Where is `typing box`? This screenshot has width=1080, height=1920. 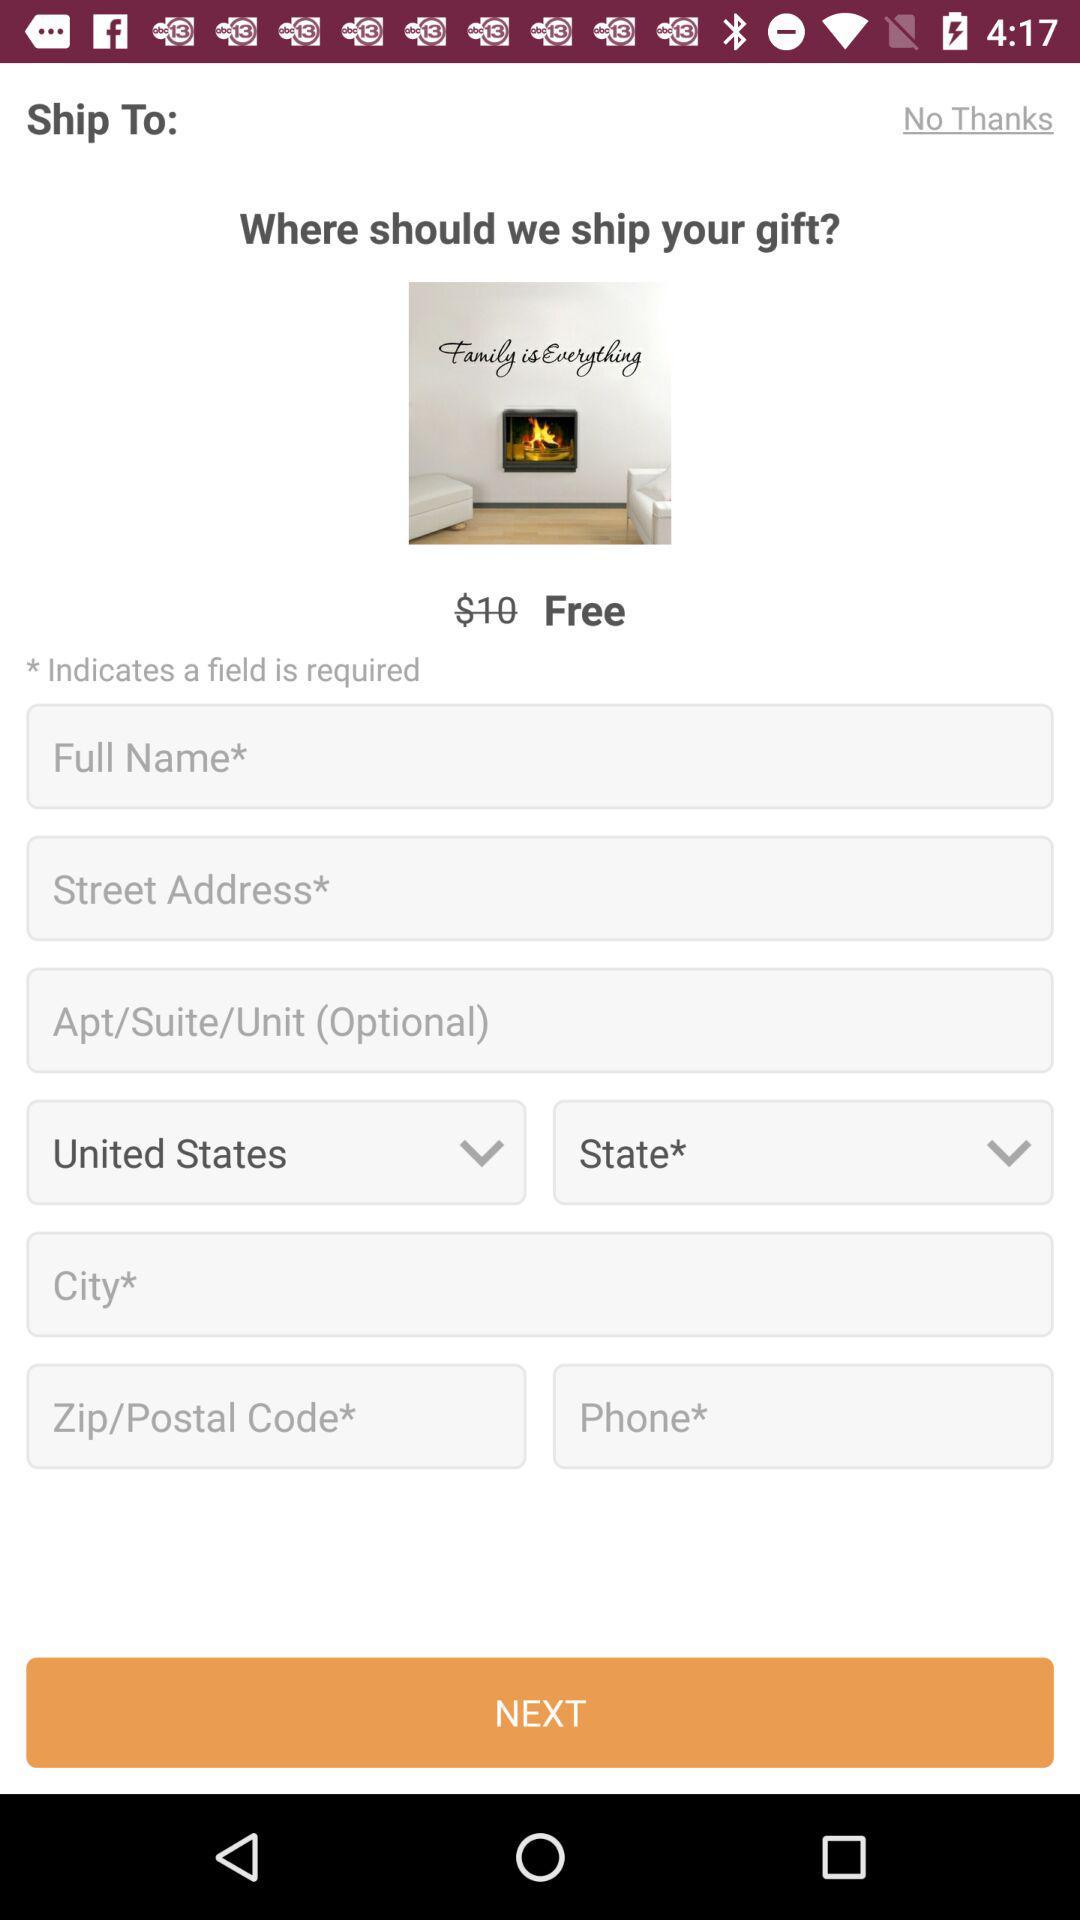 typing box is located at coordinates (540, 1284).